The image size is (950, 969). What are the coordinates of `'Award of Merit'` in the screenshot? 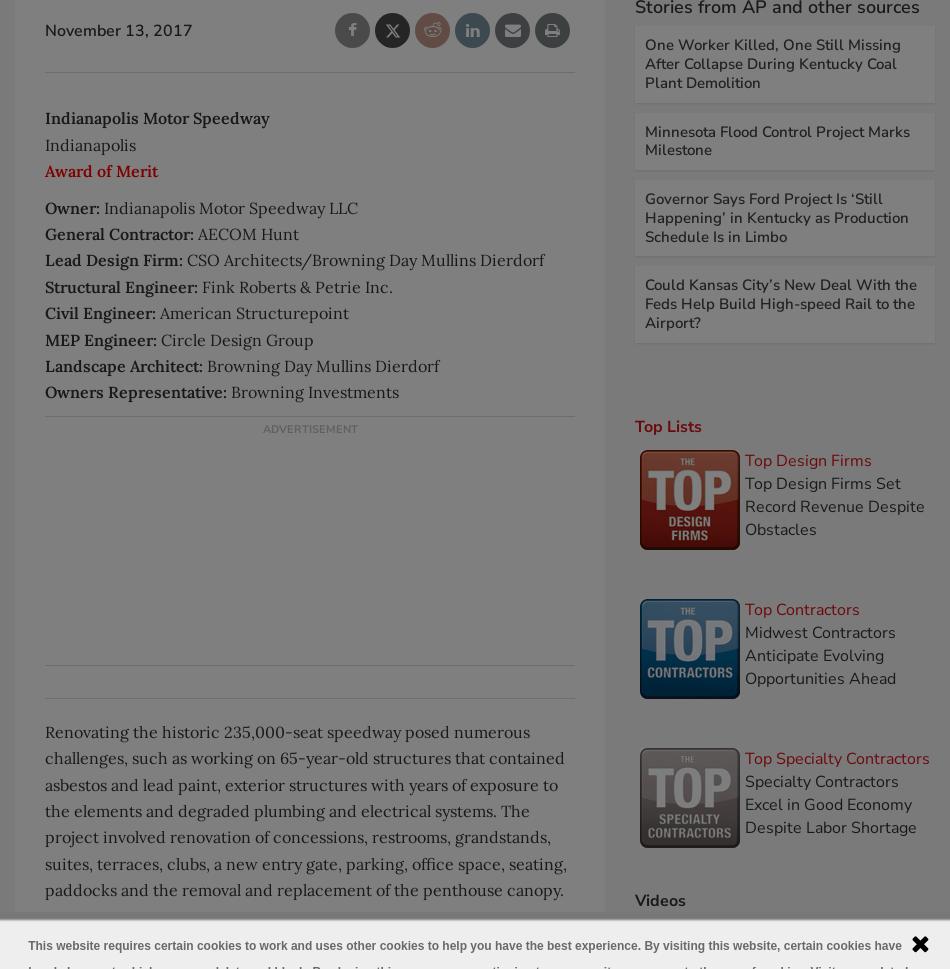 It's located at (101, 170).